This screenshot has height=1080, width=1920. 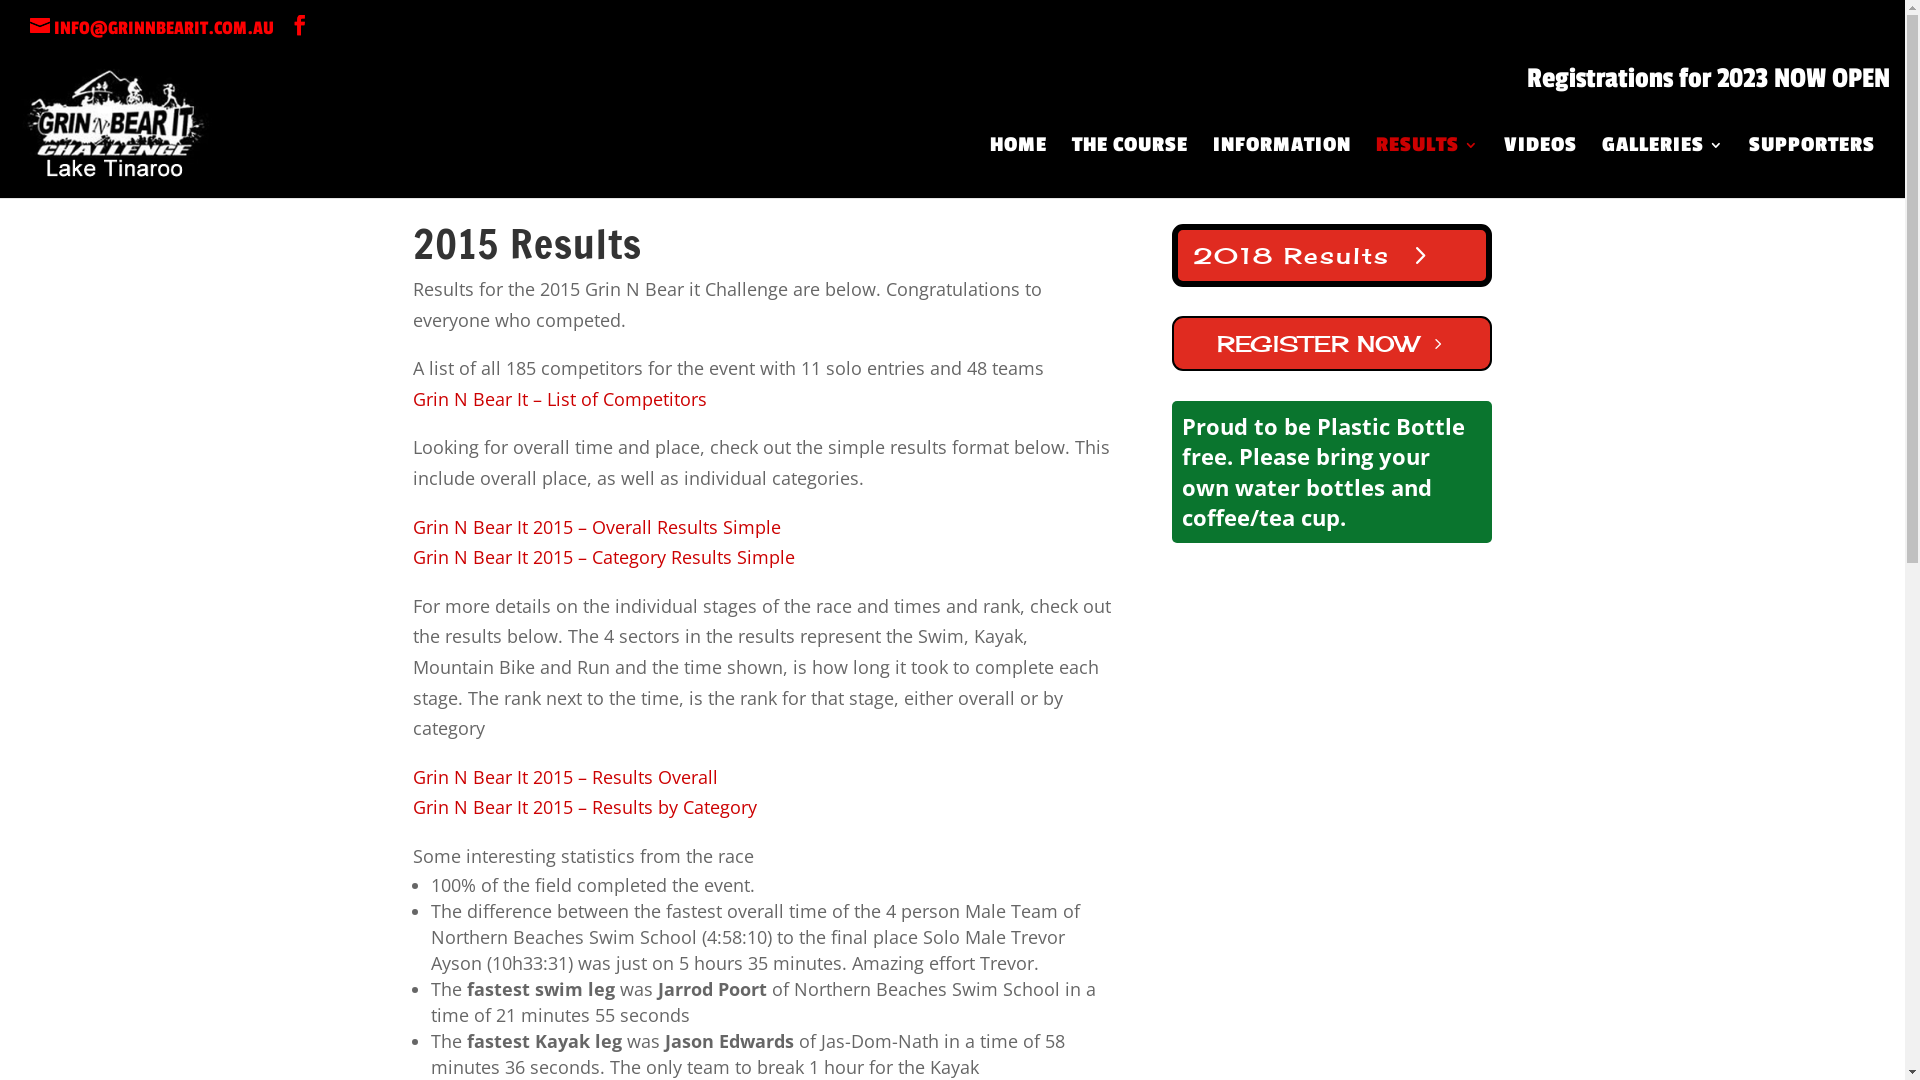 What do you see at coordinates (1539, 167) in the screenshot?
I see `'VIDEOS'` at bounding box center [1539, 167].